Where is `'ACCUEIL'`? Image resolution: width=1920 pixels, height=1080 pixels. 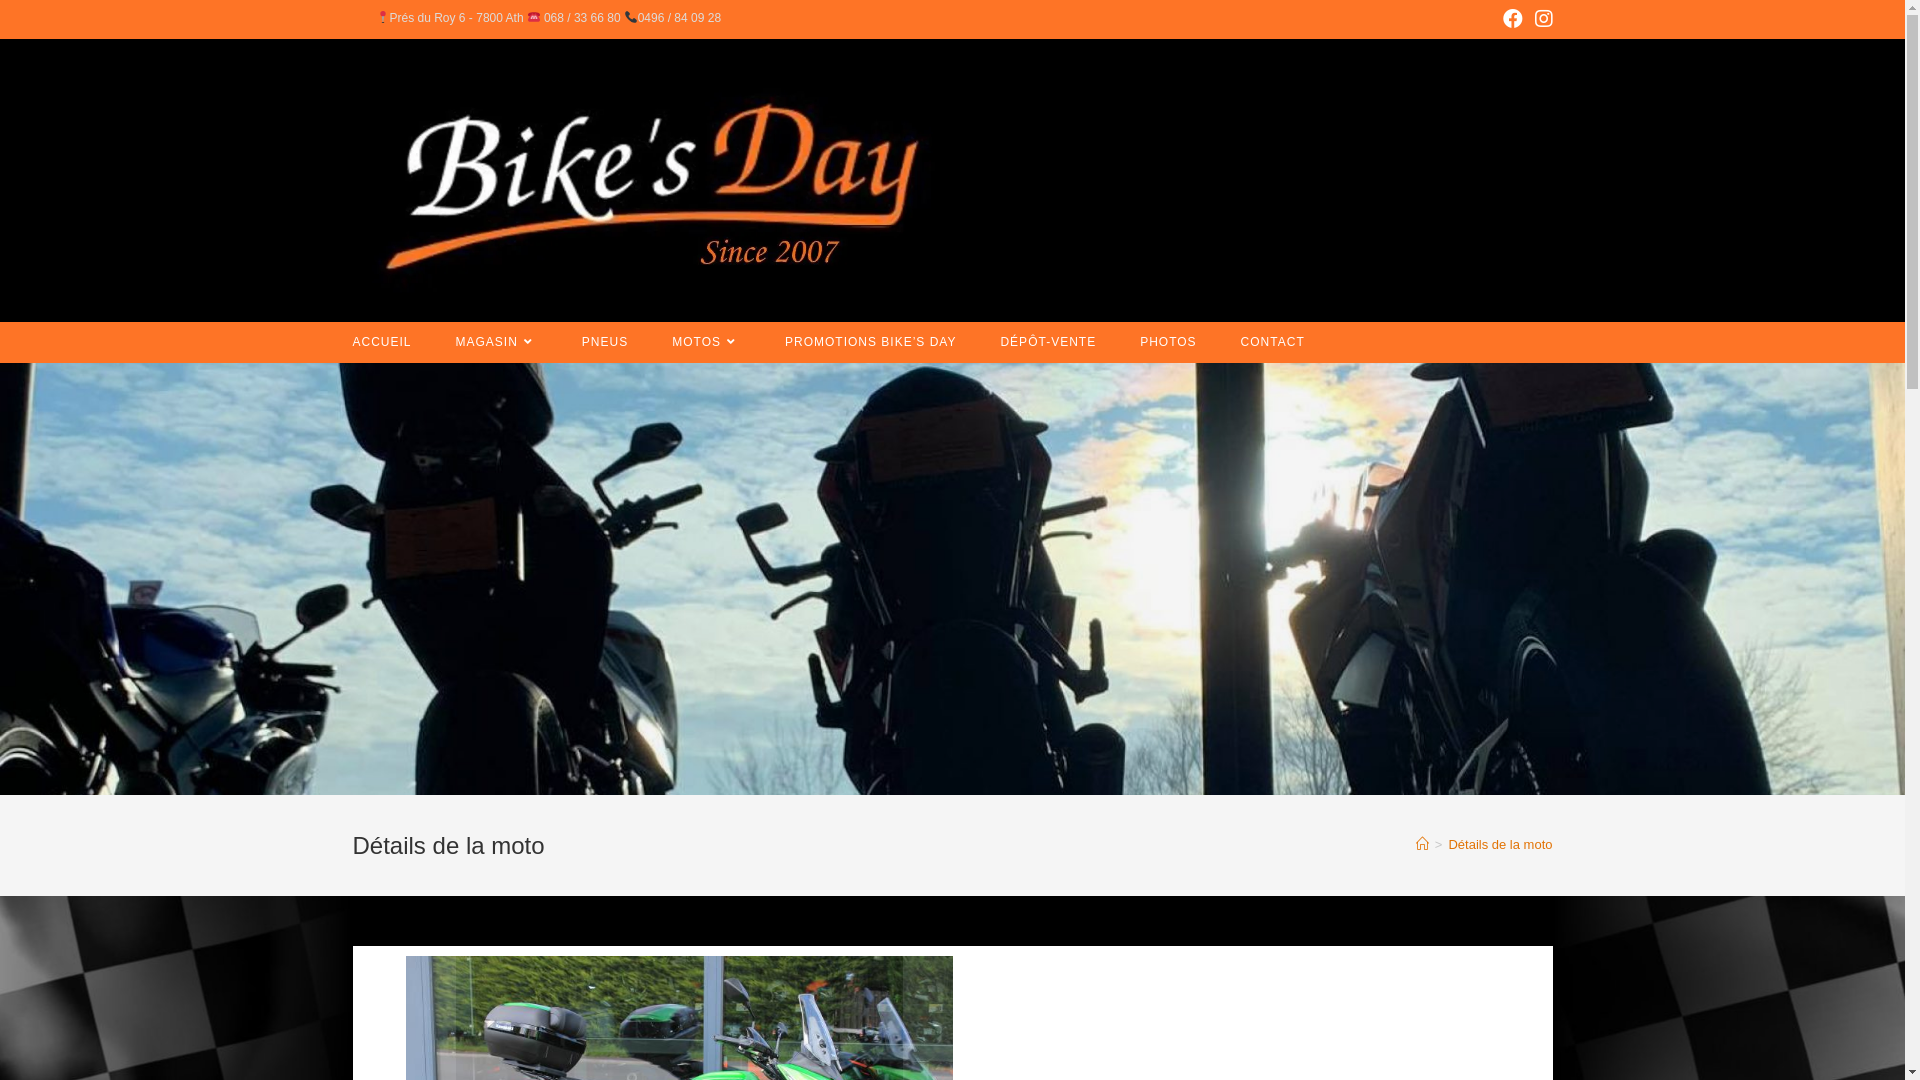
'ACCUEIL' is located at coordinates (330, 341).